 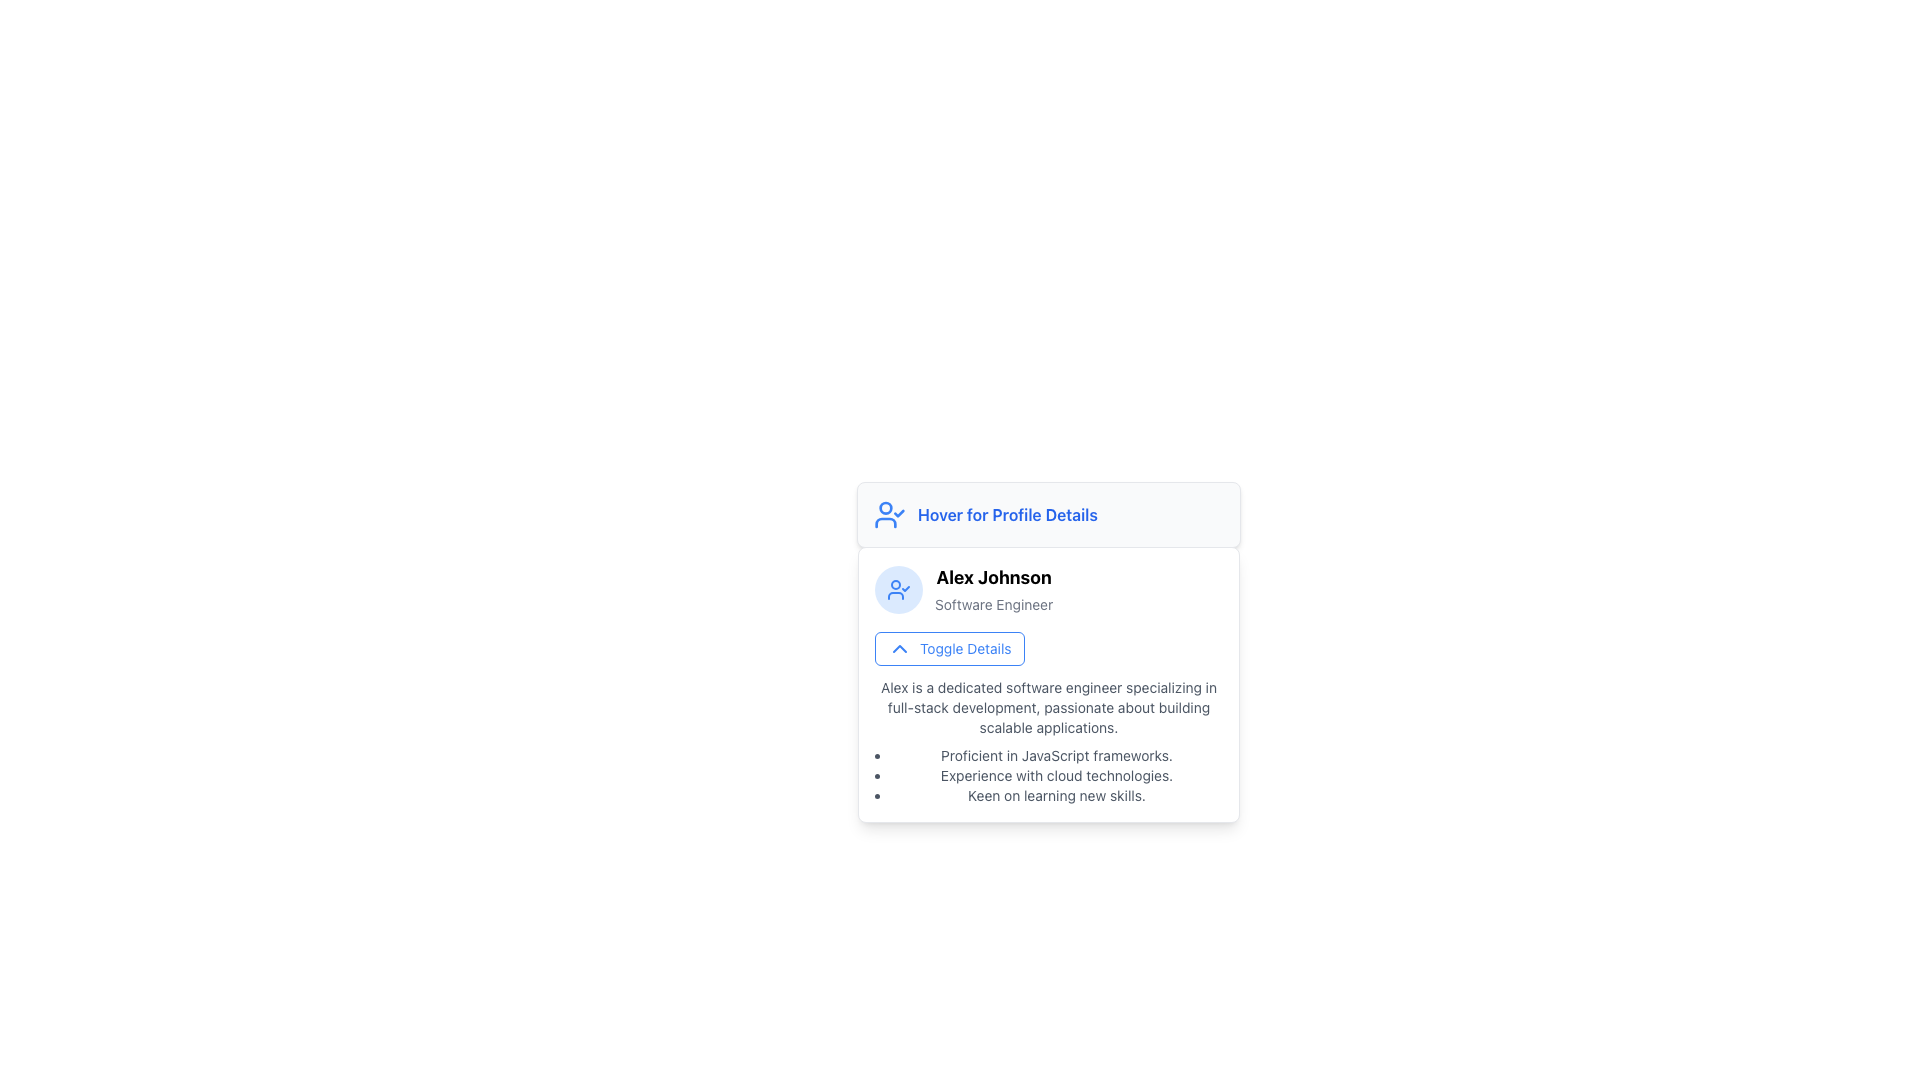 What do you see at coordinates (948, 648) in the screenshot?
I see `the collapsible toggle button located at the top-center of the content card for 'Alex'` at bounding box center [948, 648].